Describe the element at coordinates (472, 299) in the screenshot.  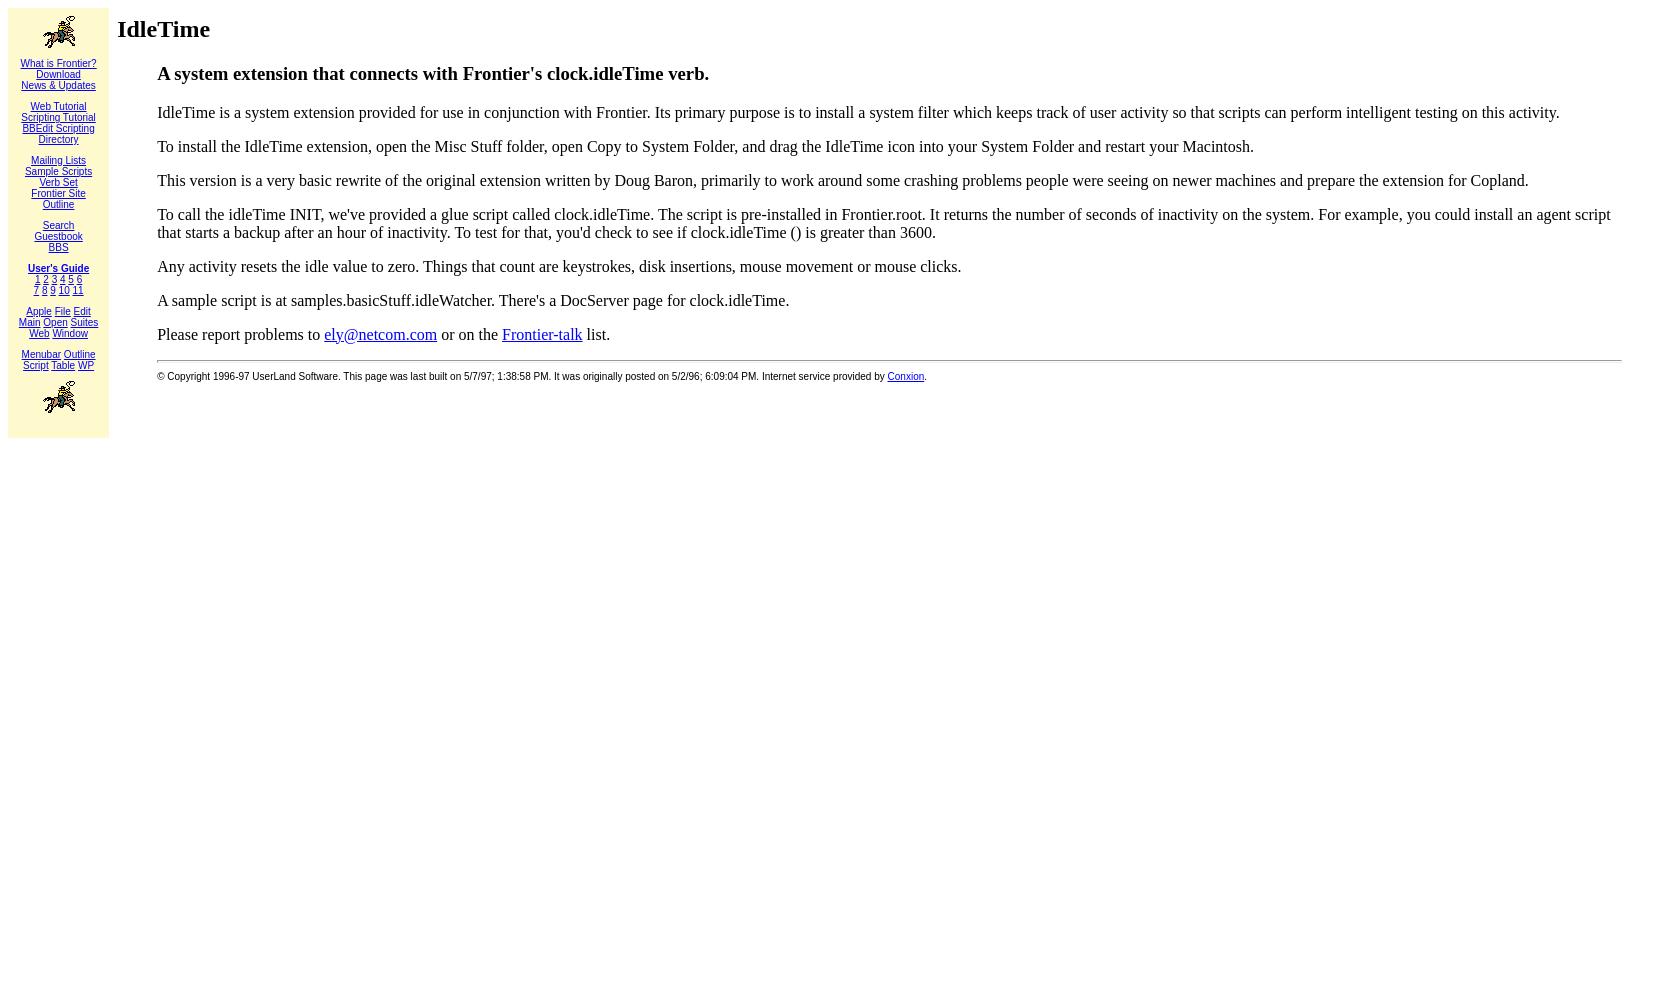
I see `'A sample script is at samples.basicStuff.idleWatcher. There's a DocServer page for clock.idleTime.'` at that location.